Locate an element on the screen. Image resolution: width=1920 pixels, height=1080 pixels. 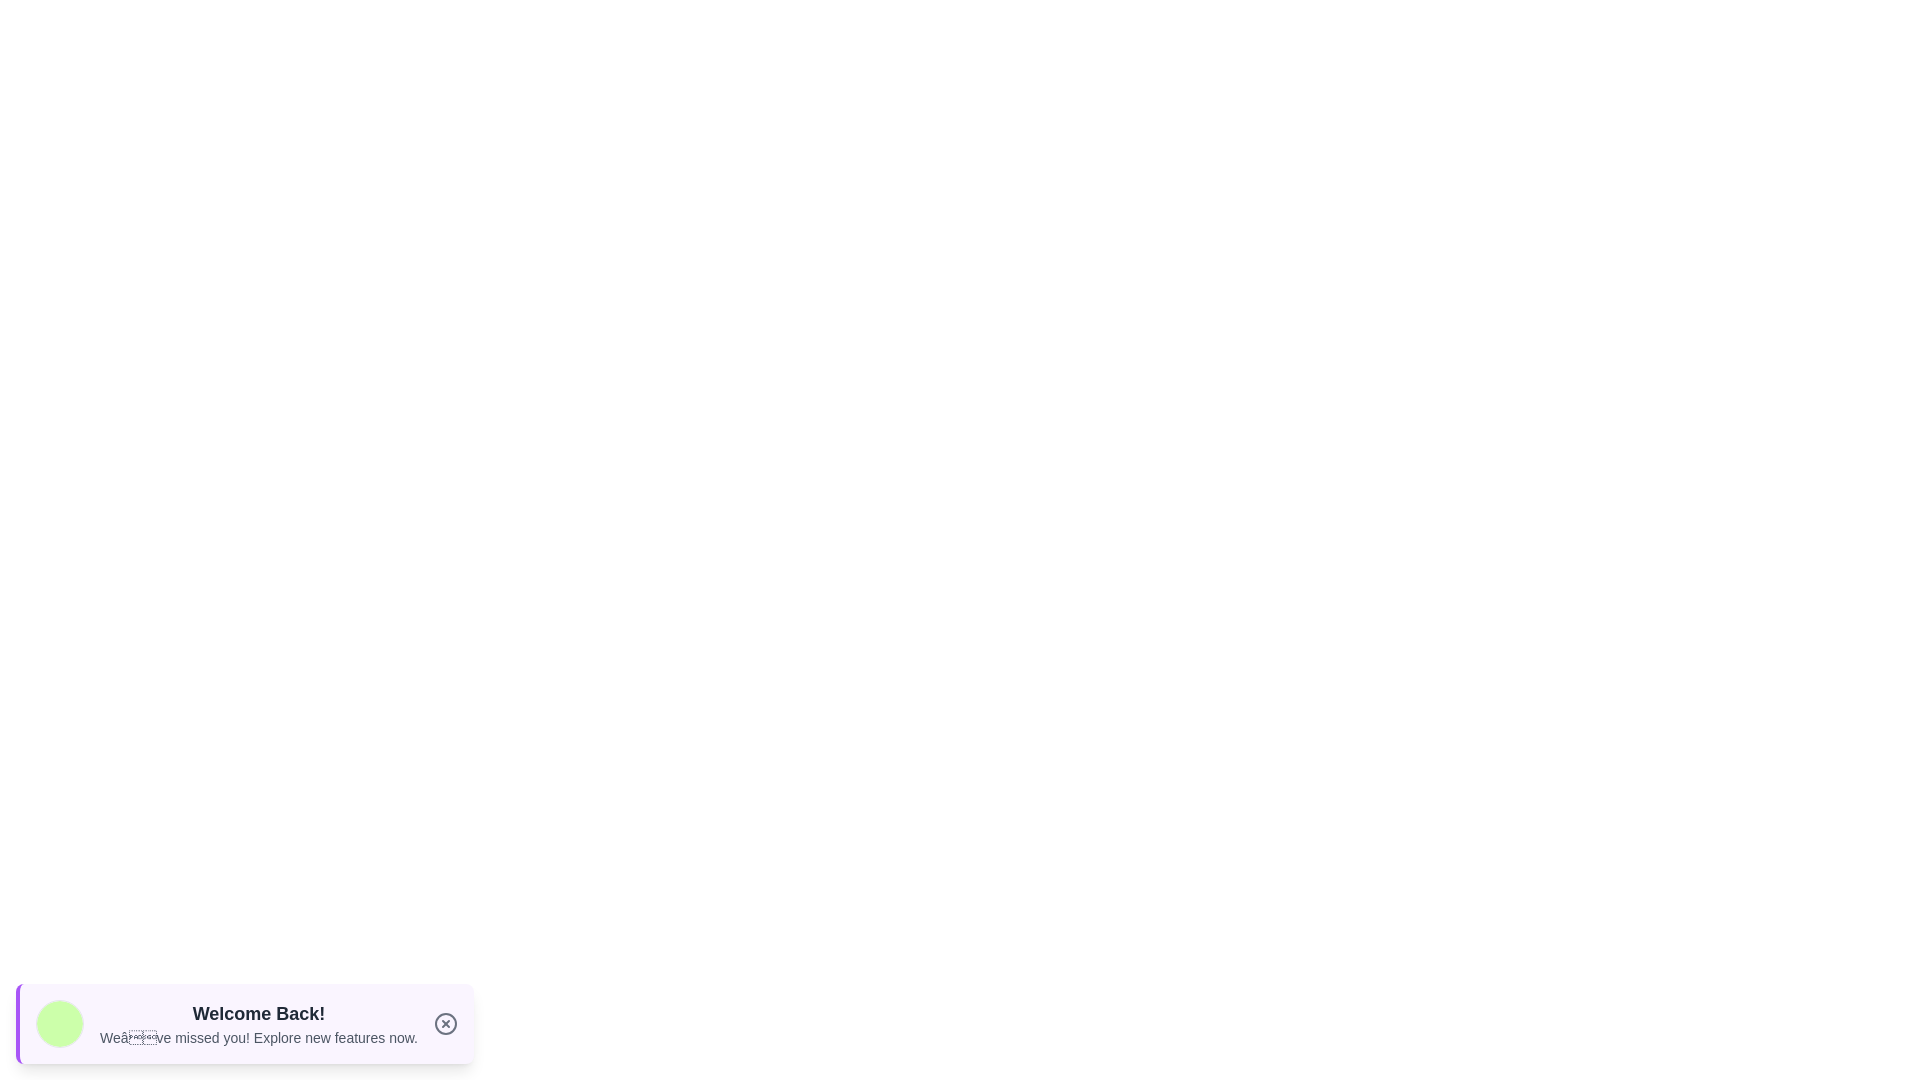
the close button to observe interaction feedback is located at coordinates (445, 1023).